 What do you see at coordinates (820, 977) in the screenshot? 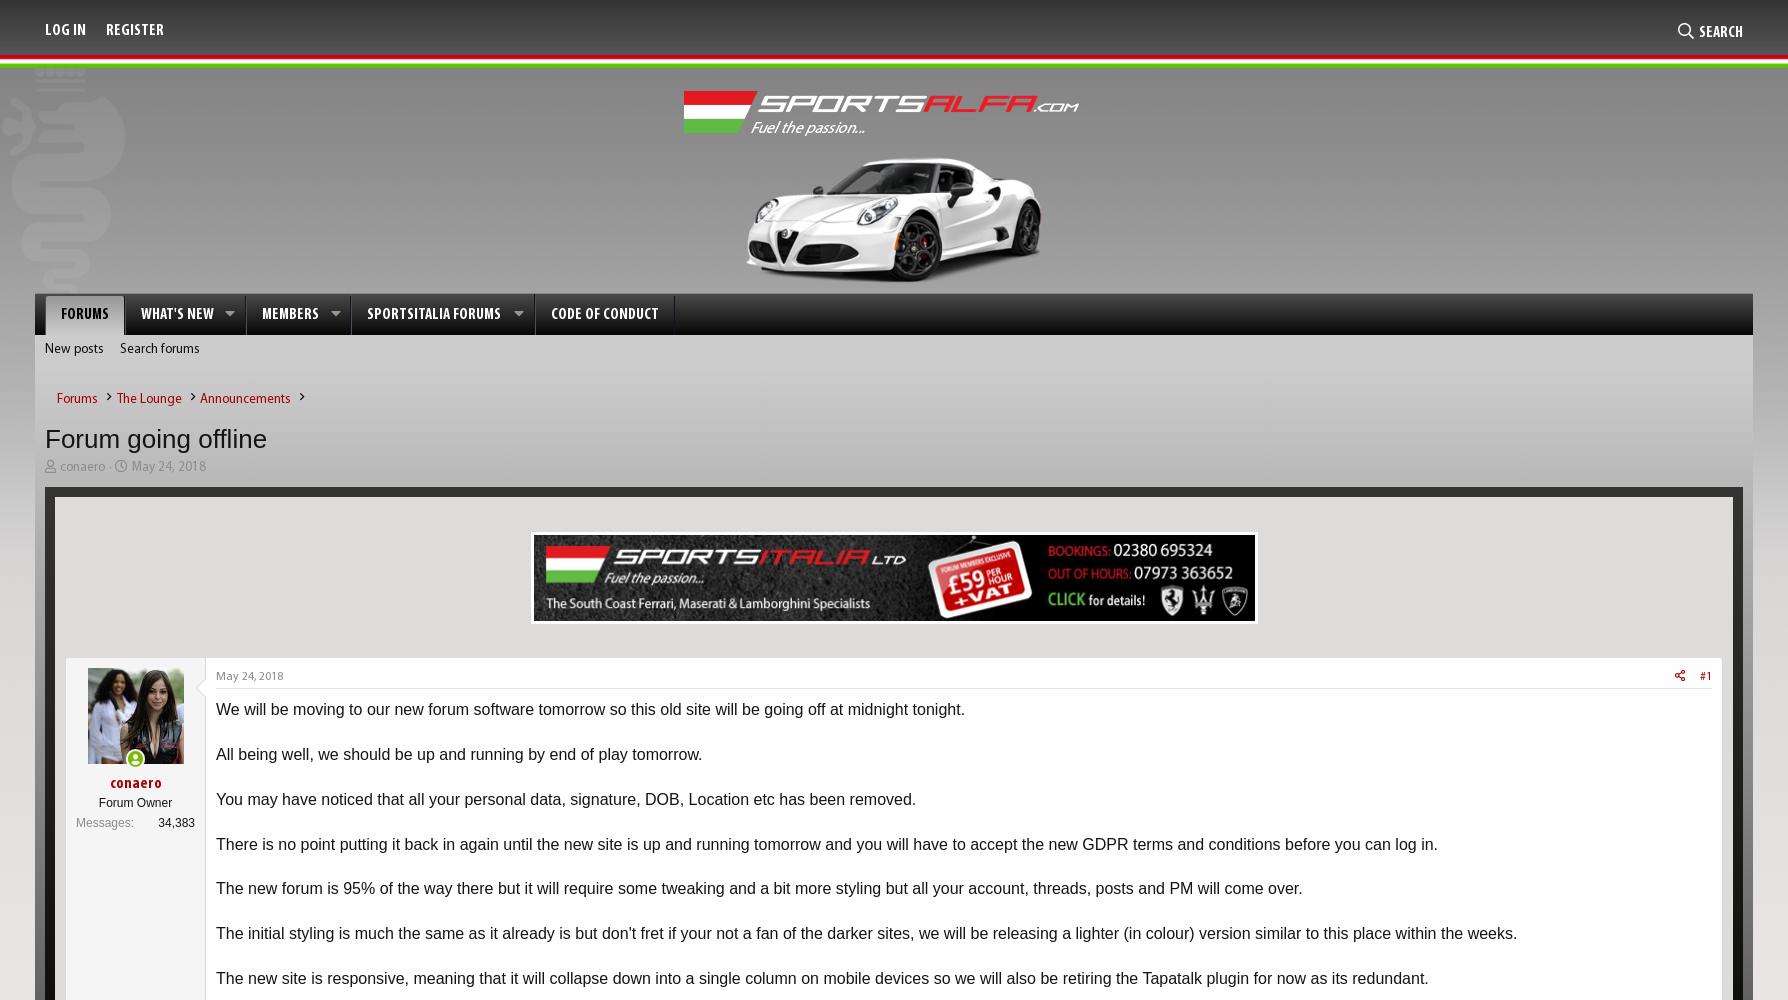
I see `'The new site is responsive, meaning that it will collapse down into a single column on mobile devices so we will also be retiring the Tapatalk plugin for now as its redundant.'` at bounding box center [820, 977].